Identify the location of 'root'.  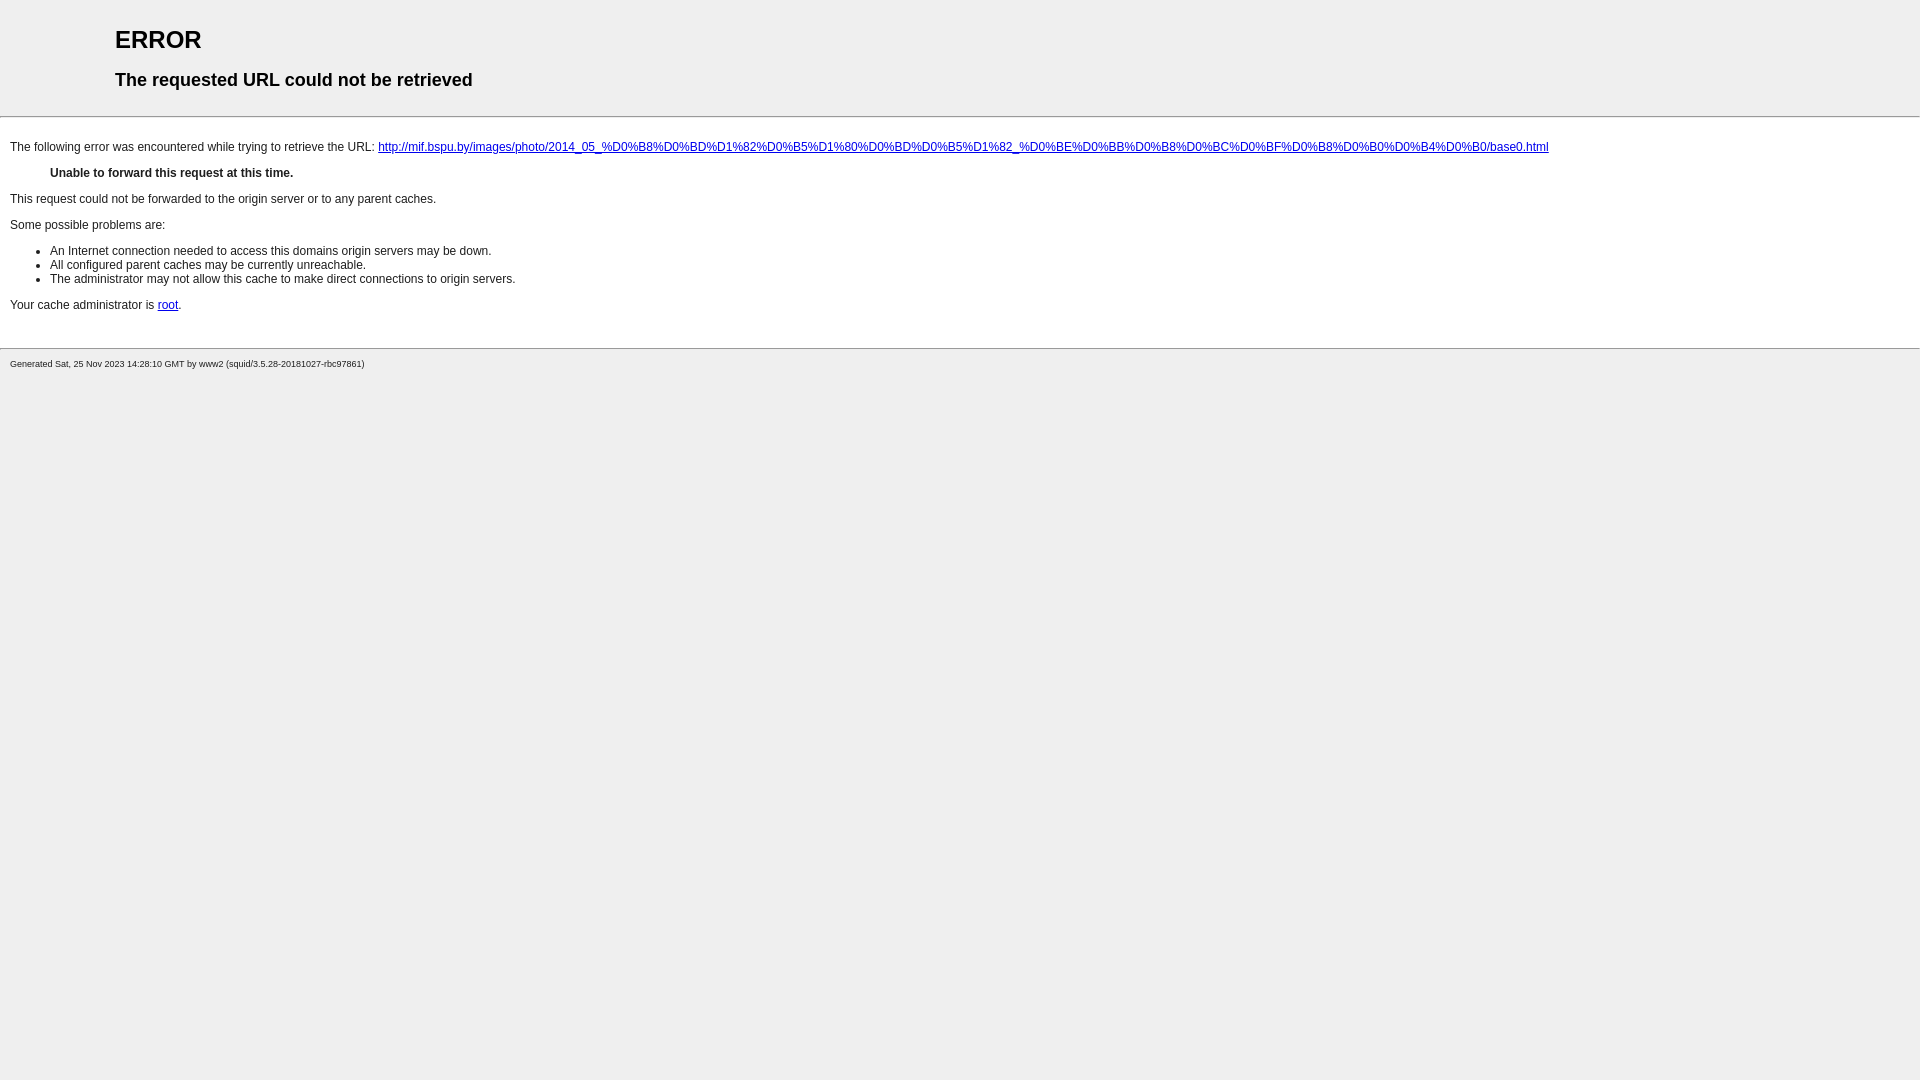
(168, 304).